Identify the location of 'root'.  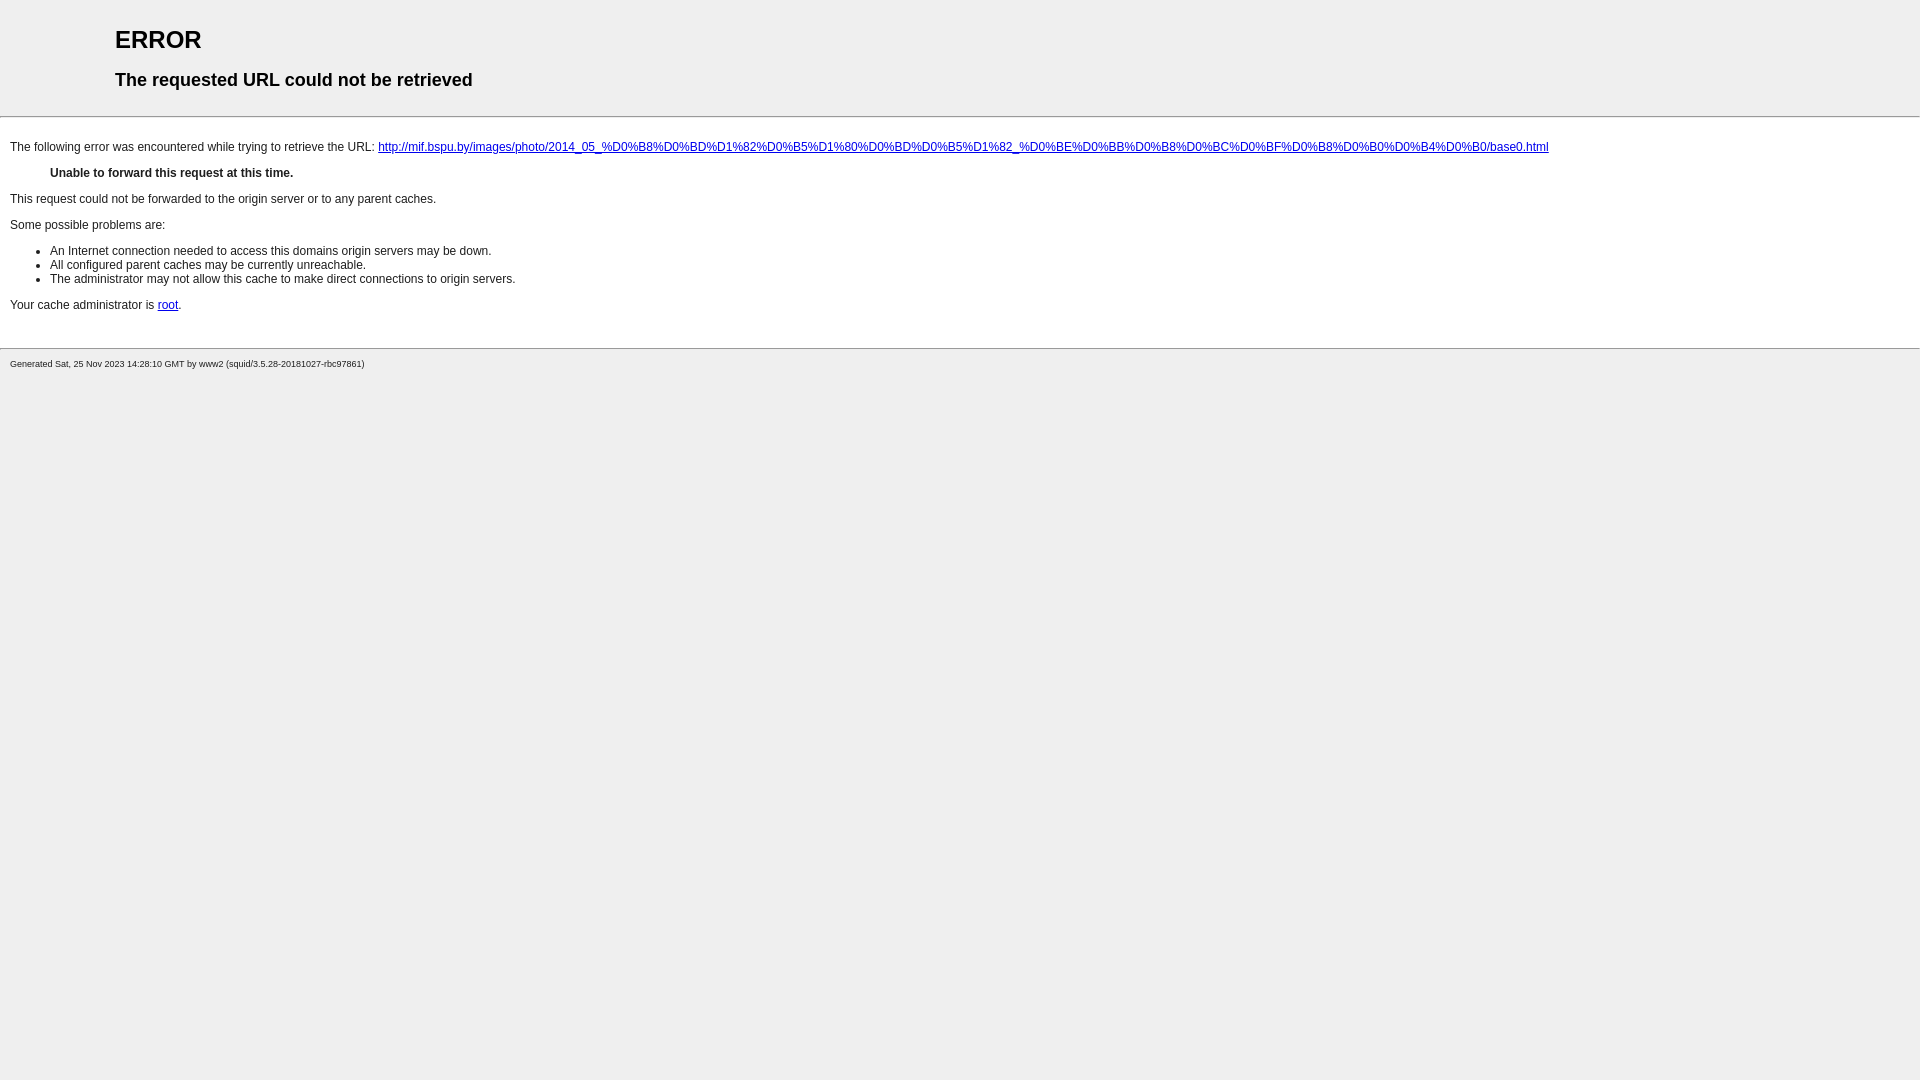
(168, 304).